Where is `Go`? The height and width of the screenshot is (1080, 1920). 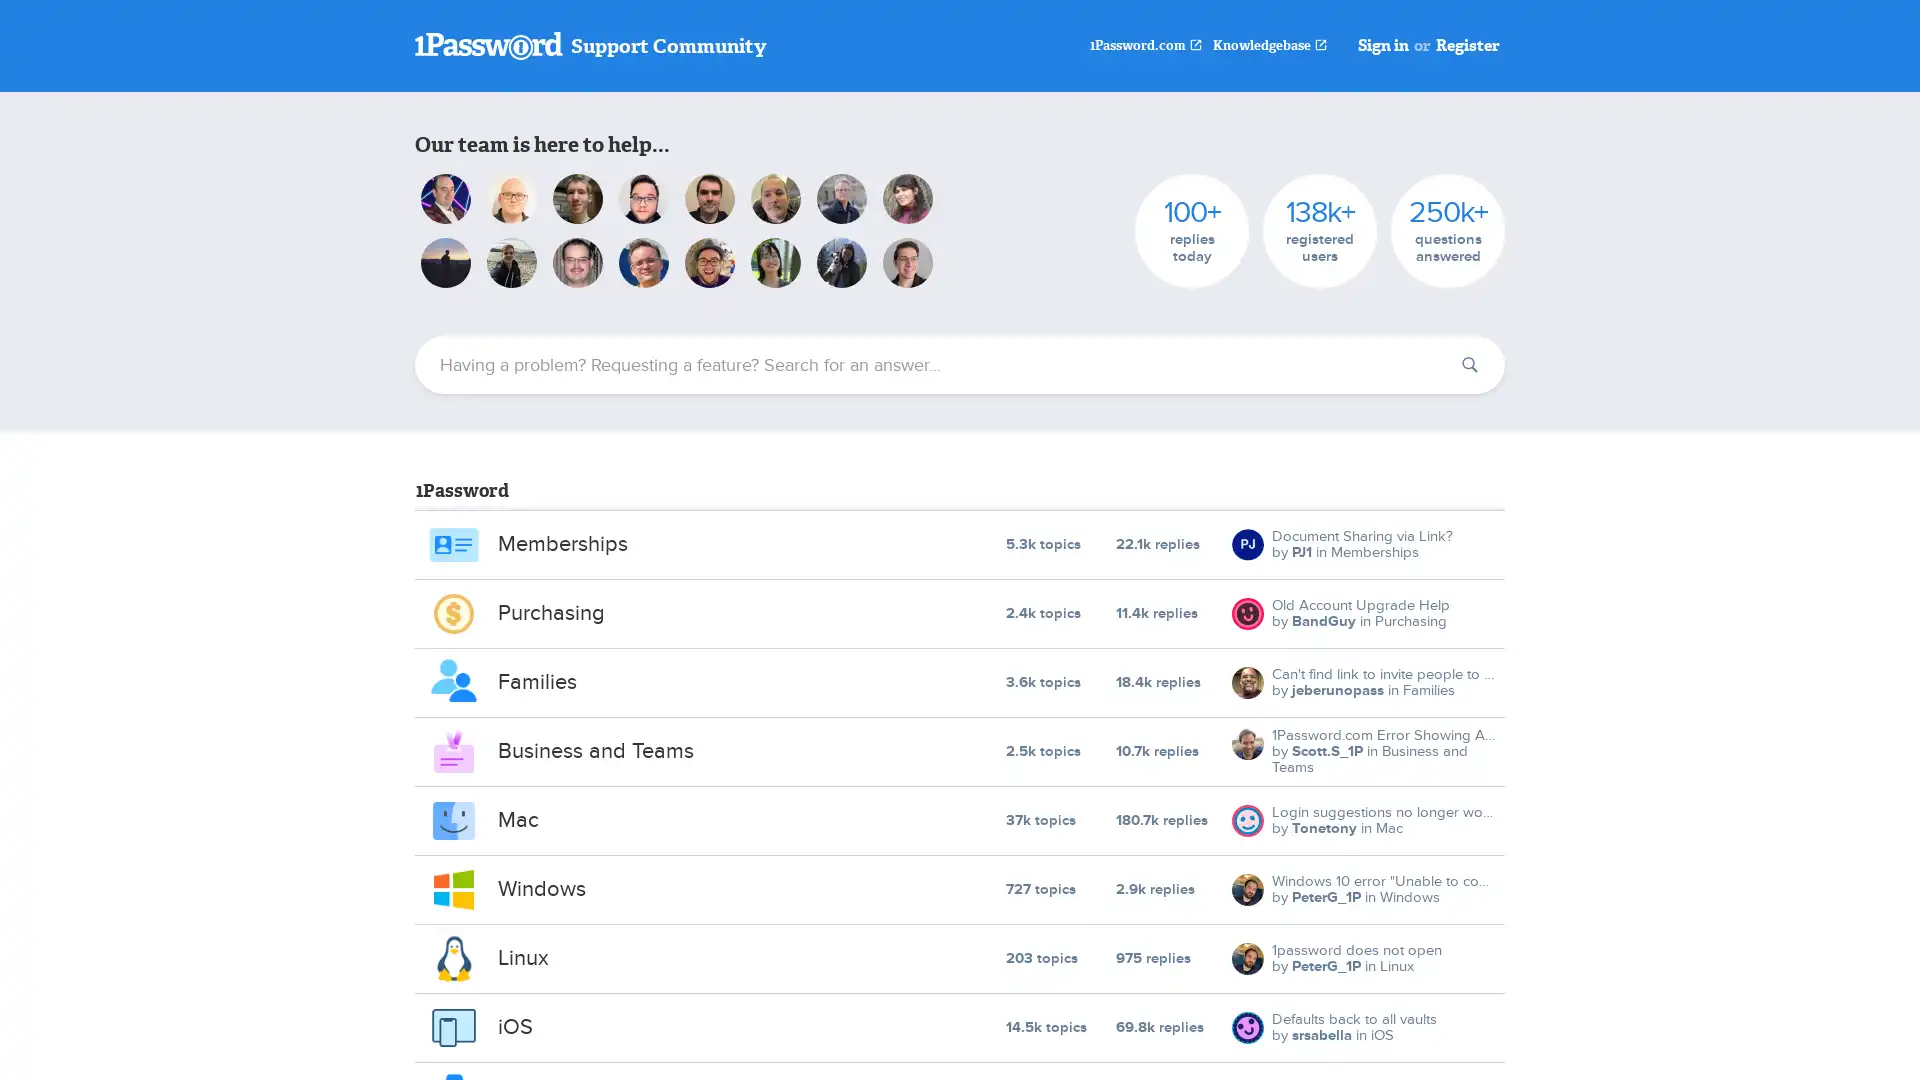
Go is located at coordinates (1469, 365).